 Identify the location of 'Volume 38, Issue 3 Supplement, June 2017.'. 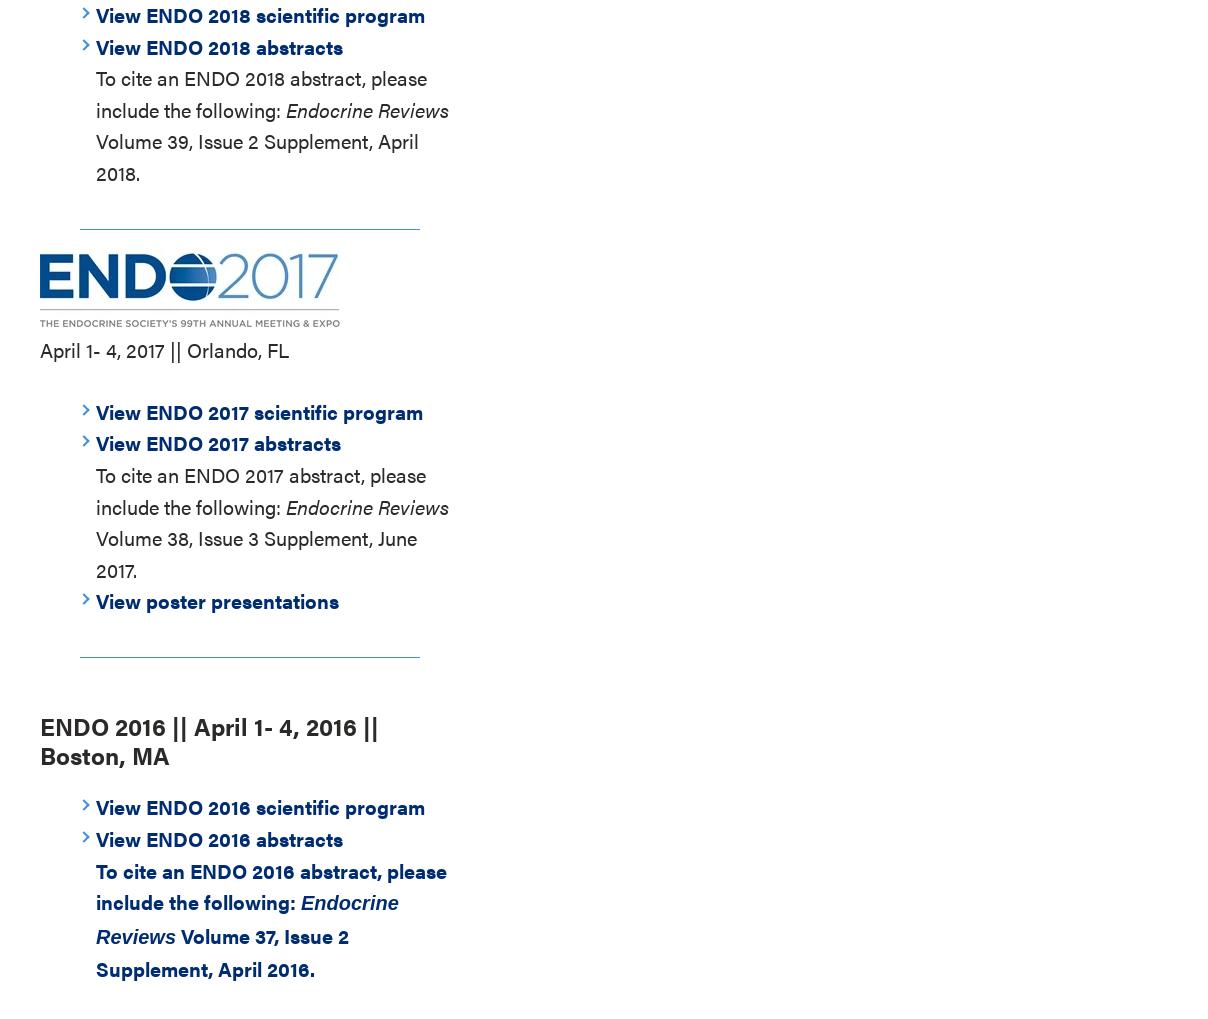
(256, 553).